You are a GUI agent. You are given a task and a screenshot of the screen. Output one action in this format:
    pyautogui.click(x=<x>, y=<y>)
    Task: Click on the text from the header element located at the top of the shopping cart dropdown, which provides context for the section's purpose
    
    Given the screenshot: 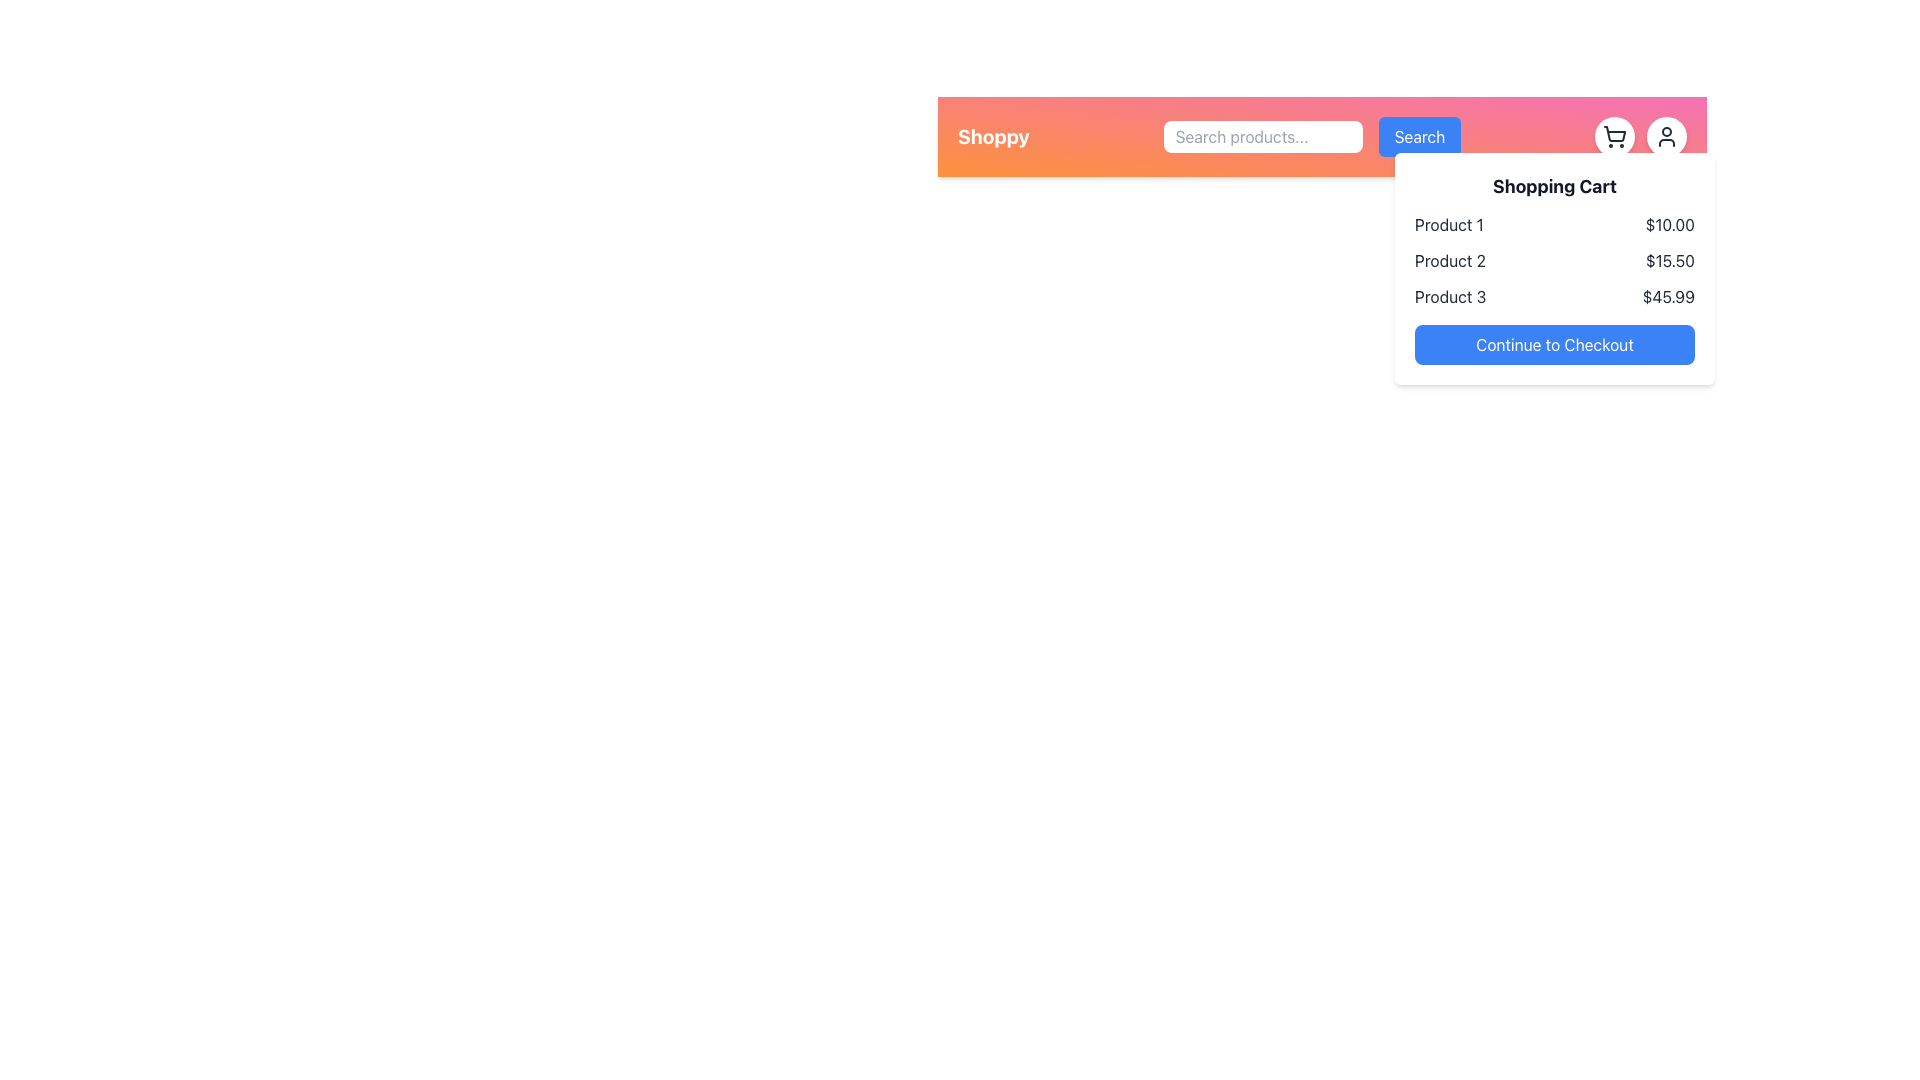 What is the action you would take?
    pyautogui.click(x=1554, y=186)
    